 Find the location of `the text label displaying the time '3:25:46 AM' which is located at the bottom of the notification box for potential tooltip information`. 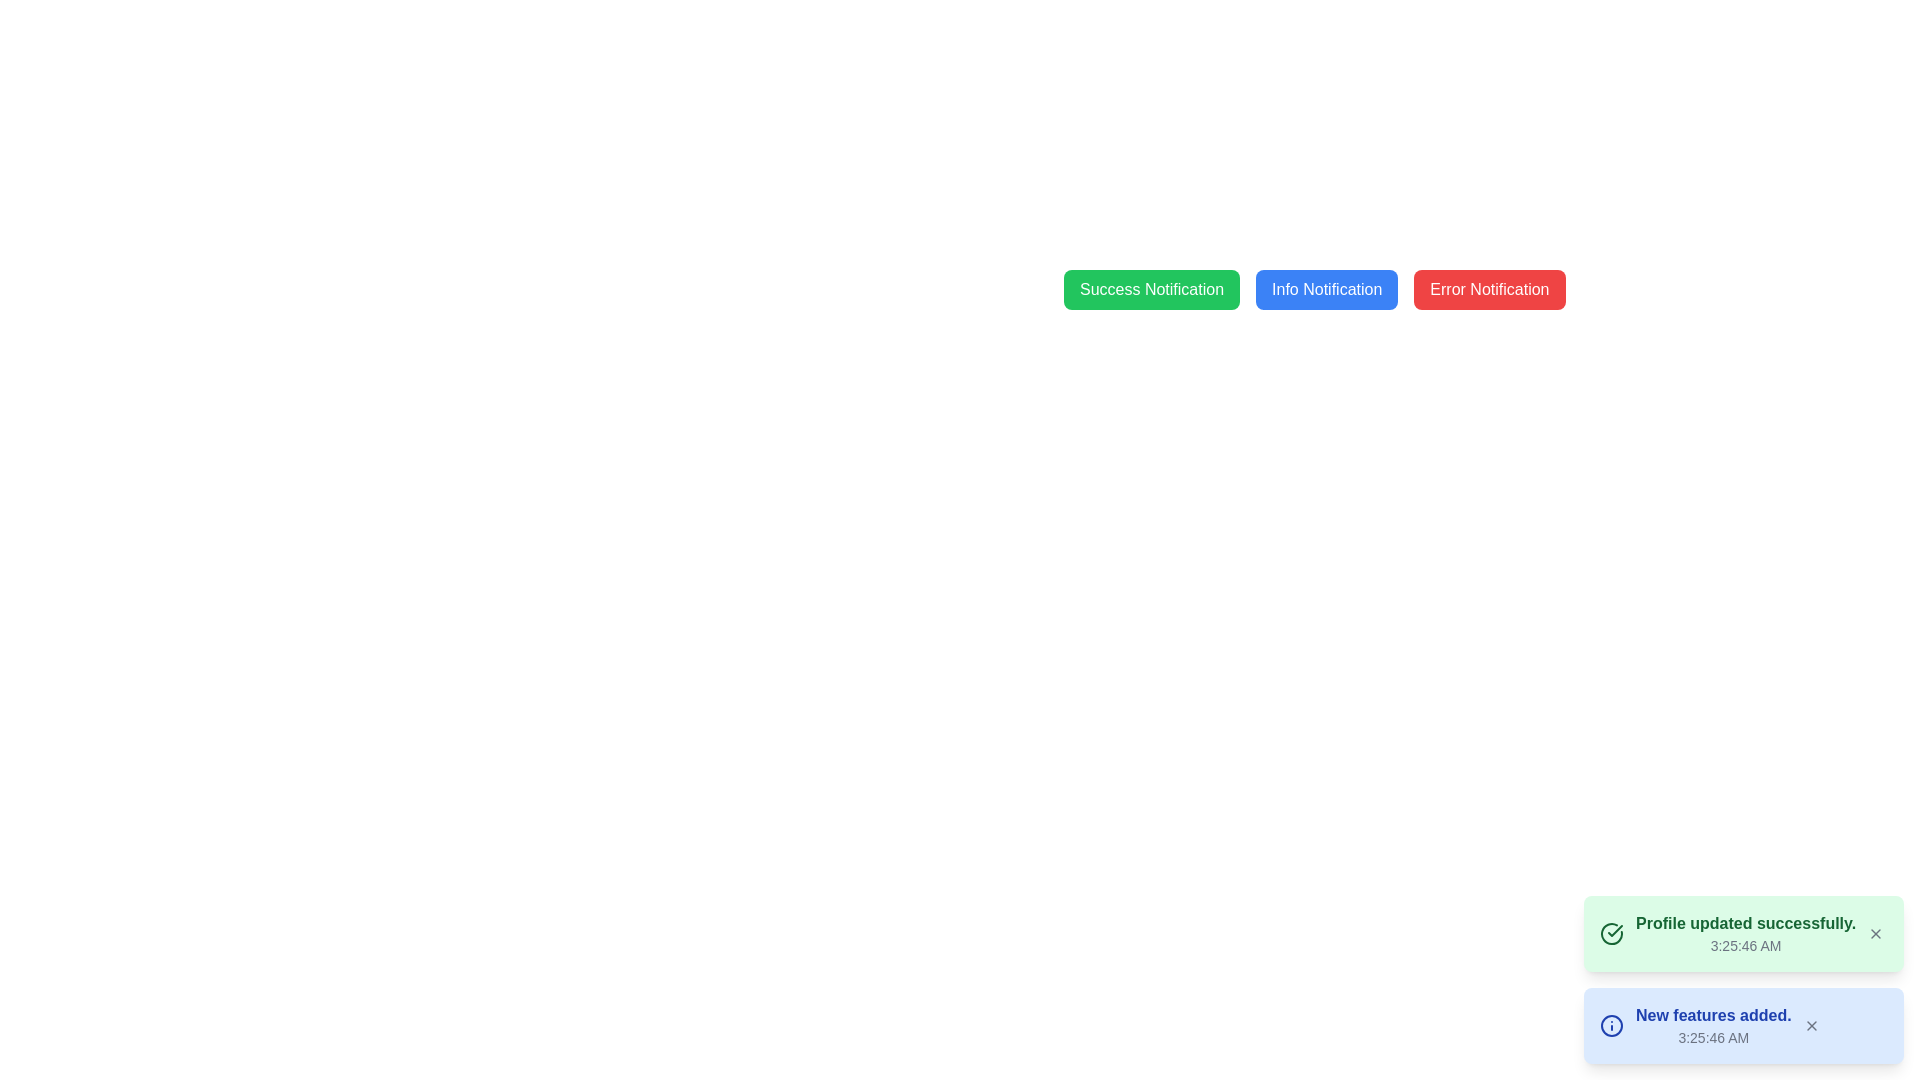

the text label displaying the time '3:25:46 AM' which is located at the bottom of the notification box for potential tooltip information is located at coordinates (1745, 945).